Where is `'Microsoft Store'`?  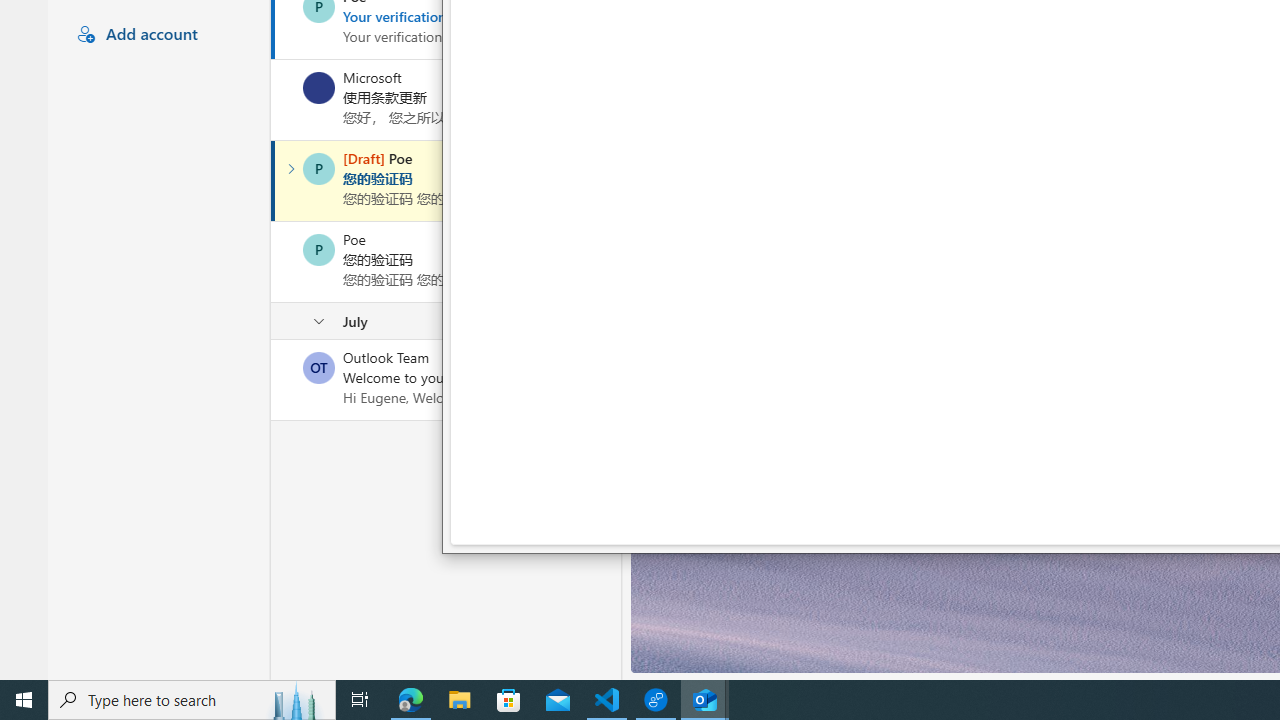
'Microsoft Store' is located at coordinates (509, 698).